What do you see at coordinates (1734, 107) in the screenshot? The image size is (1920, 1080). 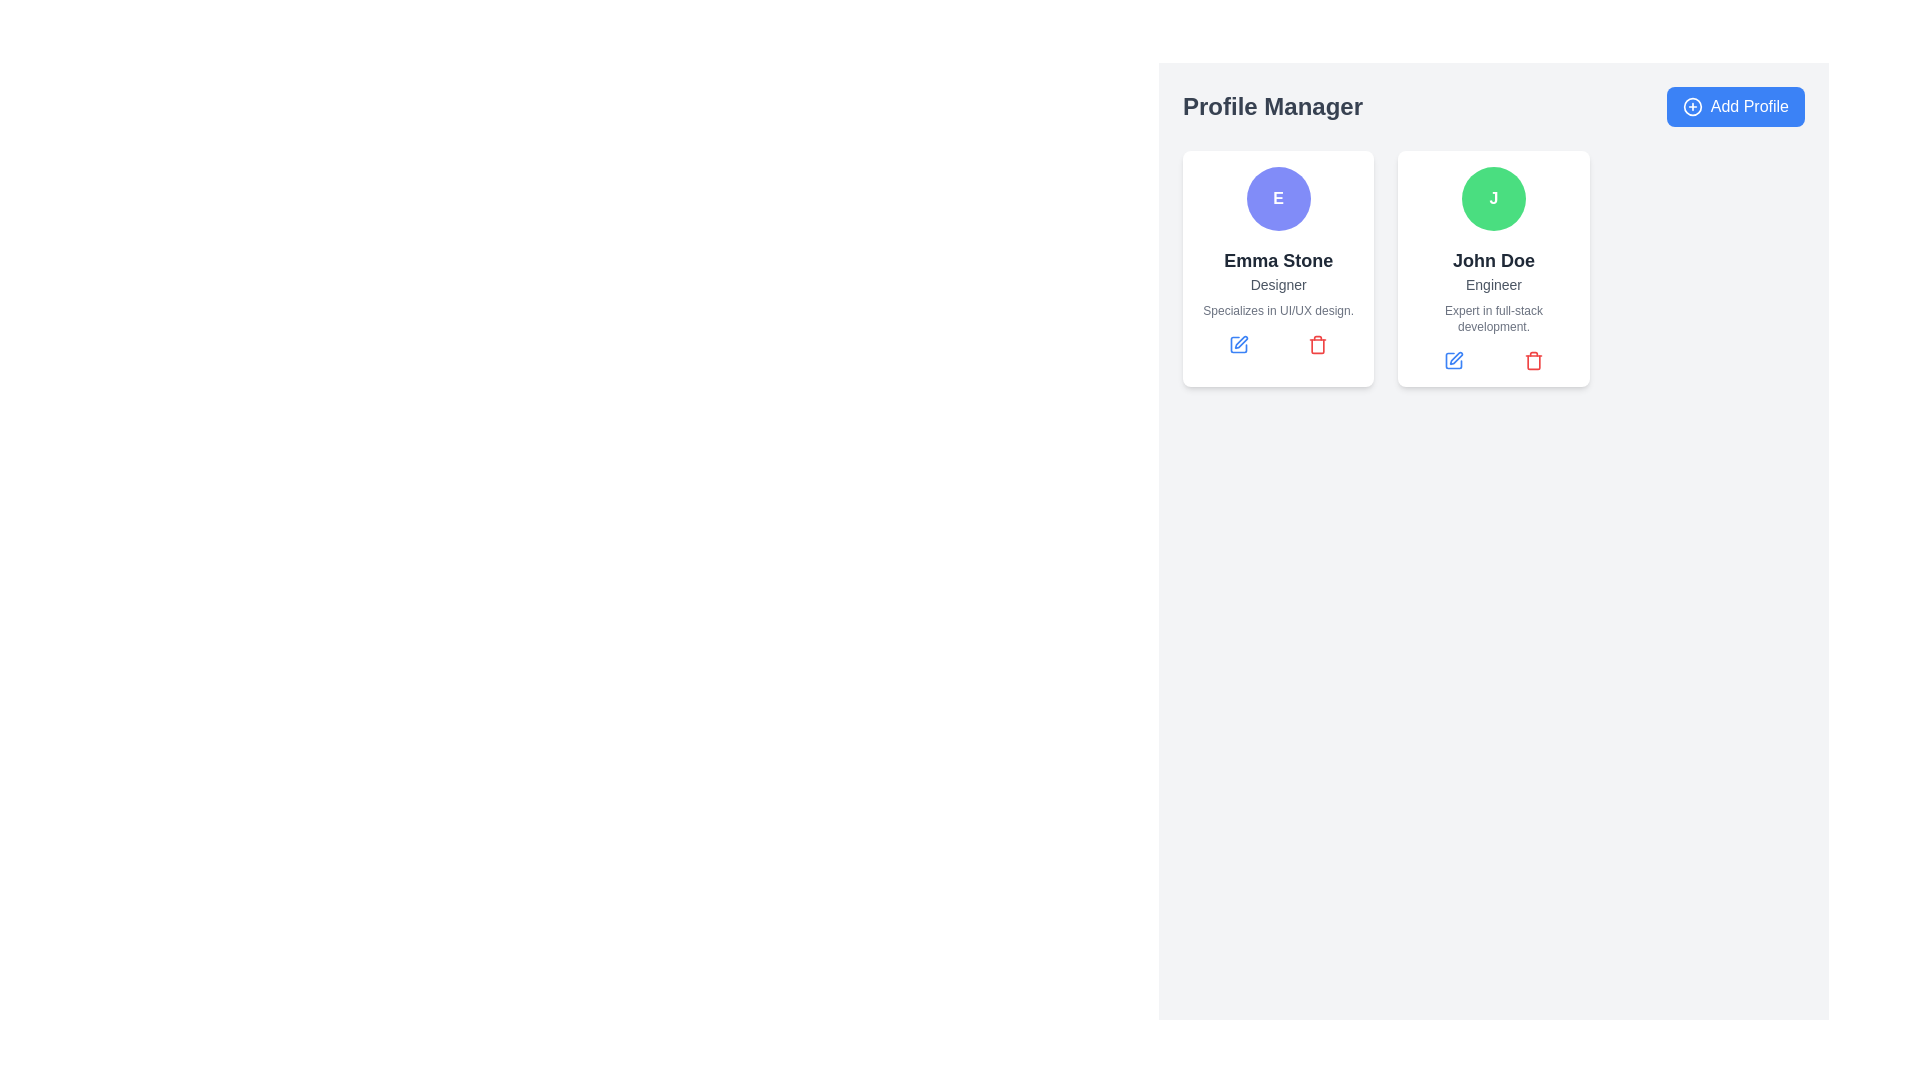 I see `the blue button labeled 'Add Profile' with rounded corners` at bounding box center [1734, 107].